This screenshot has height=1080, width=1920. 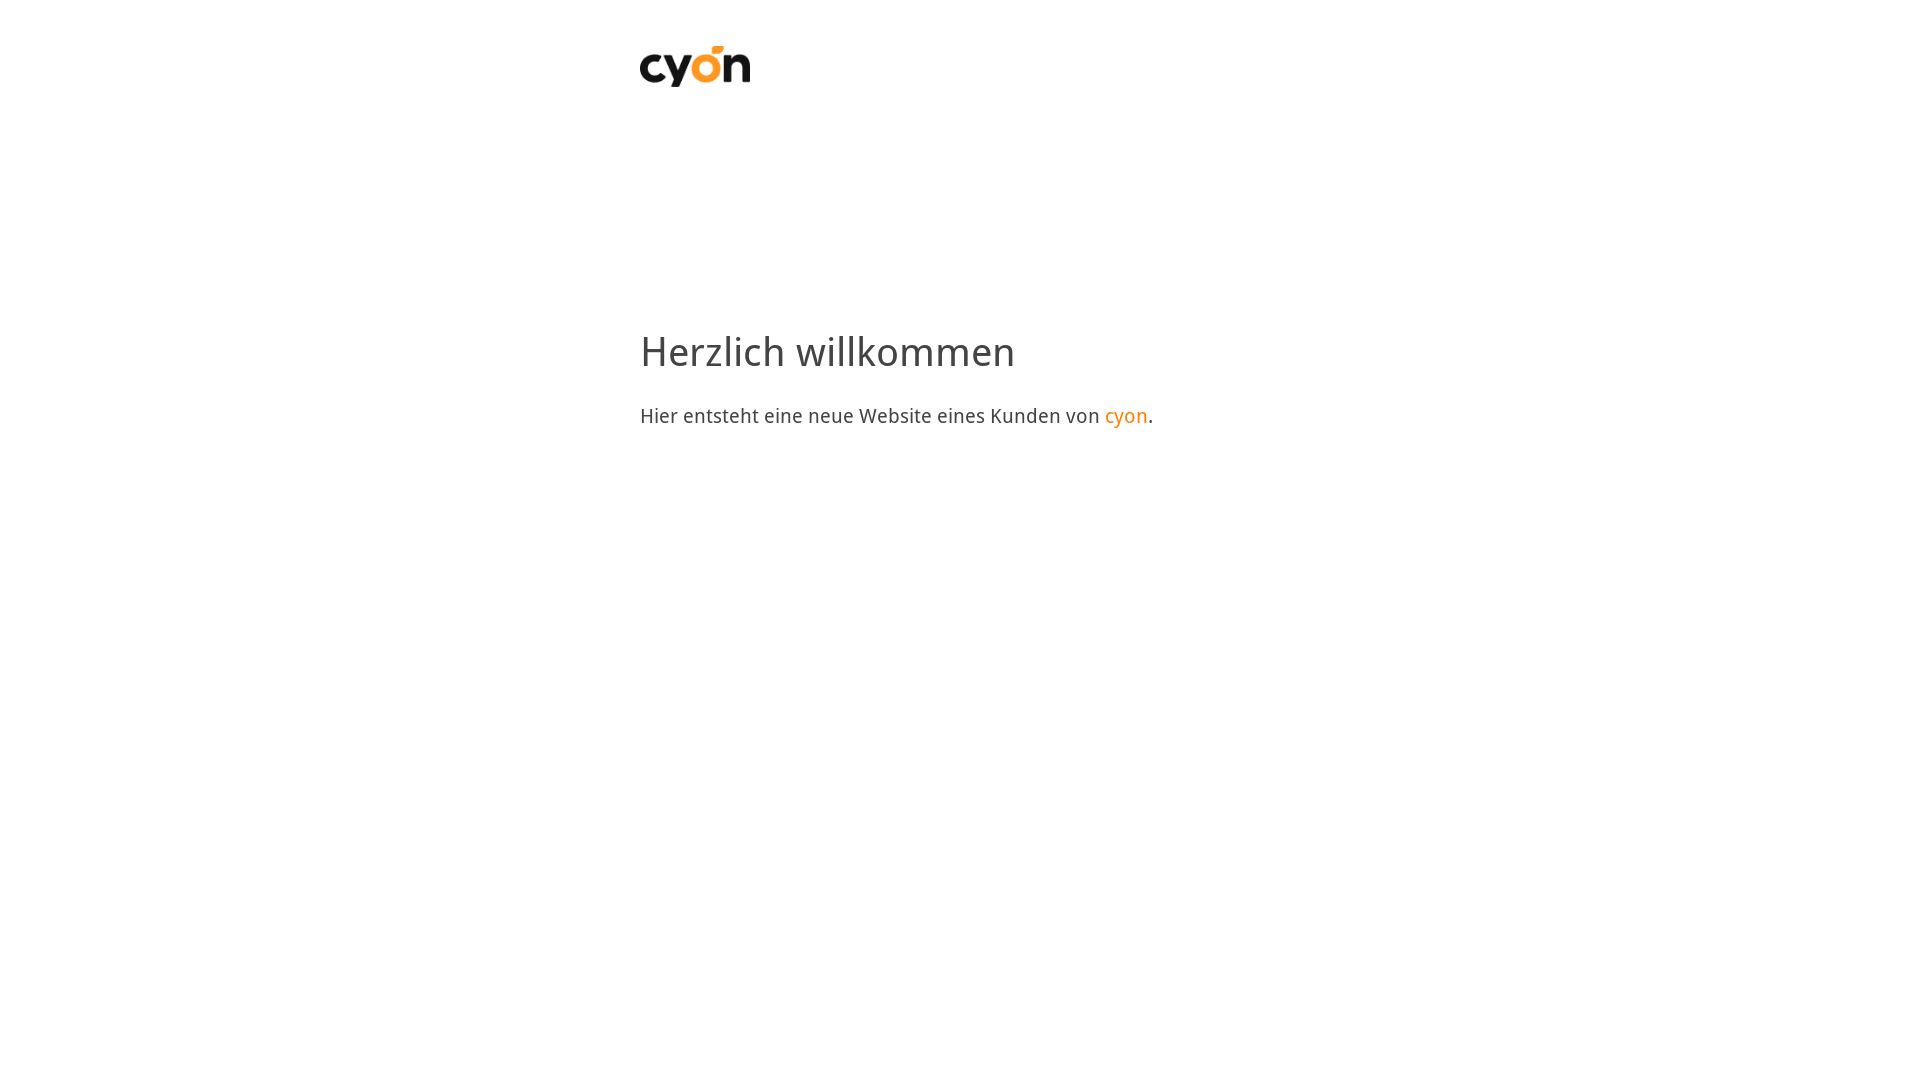 What do you see at coordinates (1126, 415) in the screenshot?
I see `'cyon'` at bounding box center [1126, 415].